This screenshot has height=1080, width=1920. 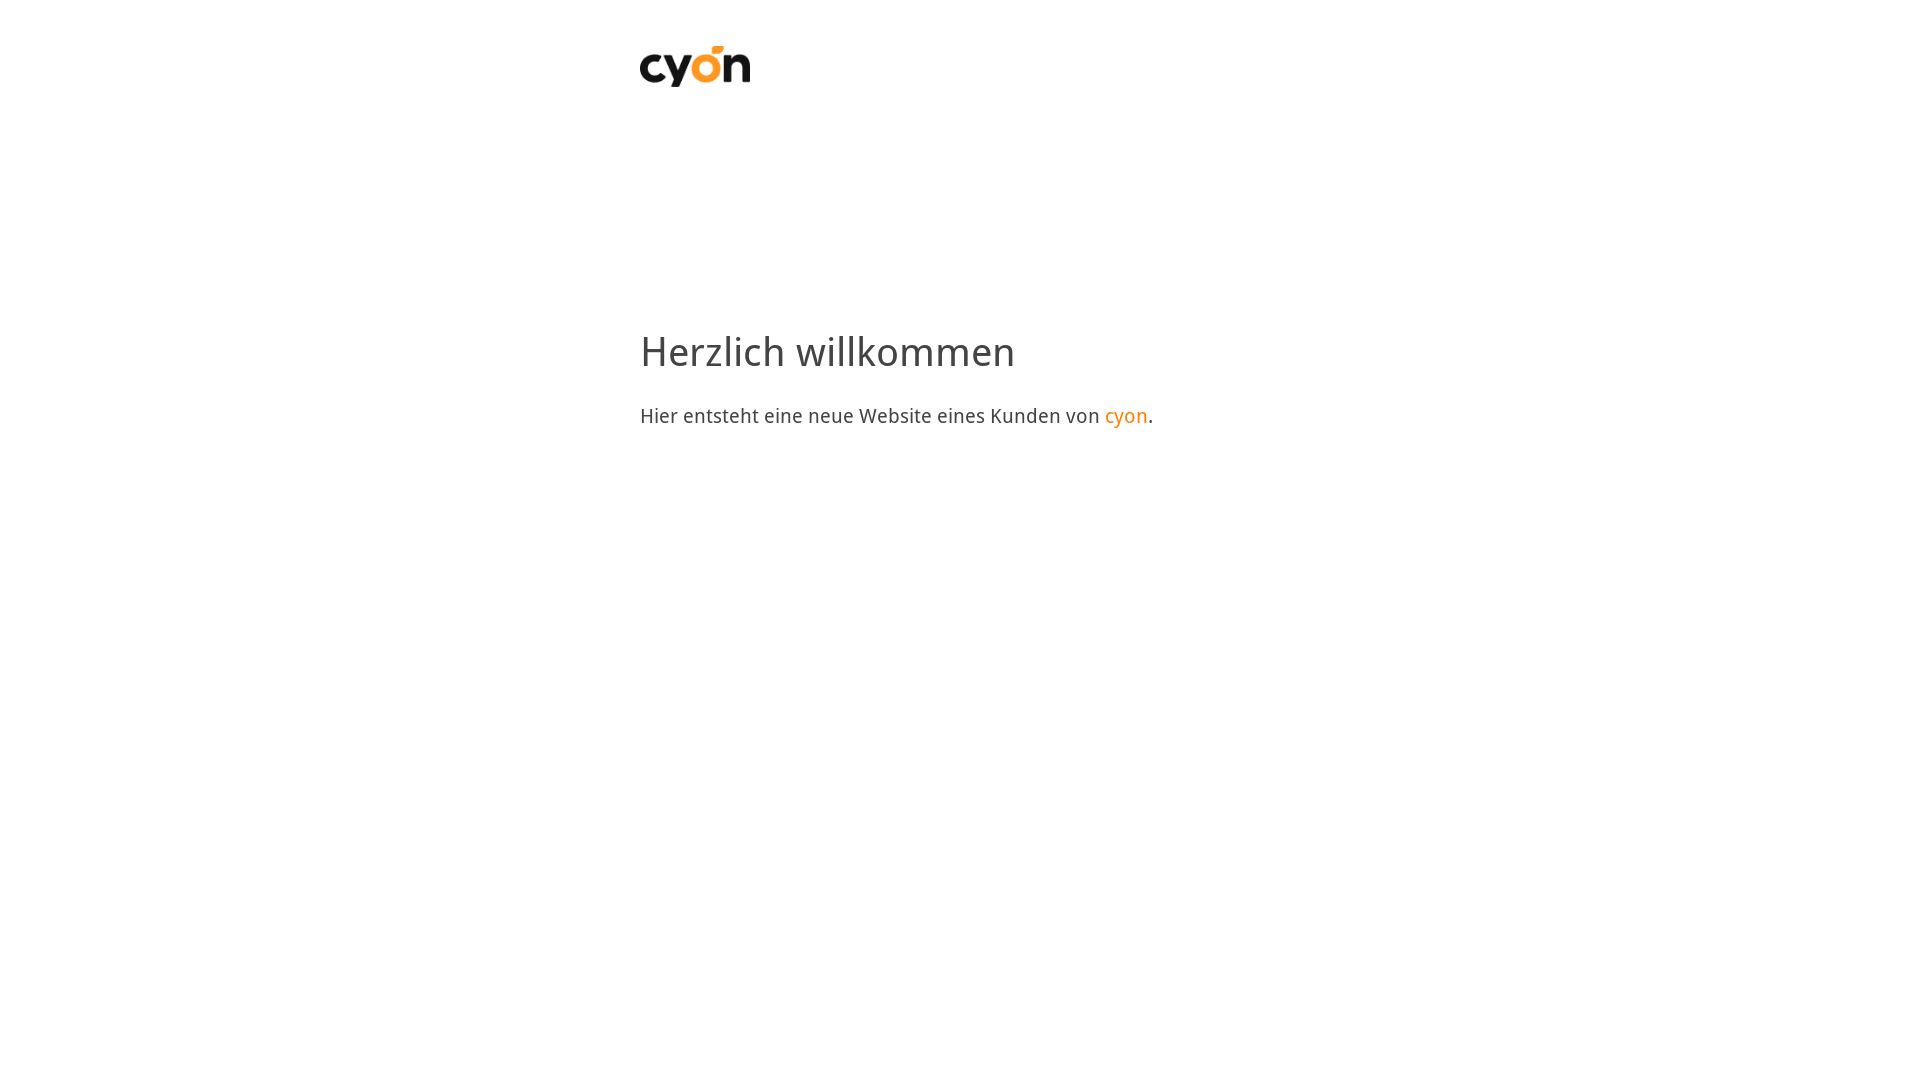 What do you see at coordinates (1126, 415) in the screenshot?
I see `'cyon'` at bounding box center [1126, 415].